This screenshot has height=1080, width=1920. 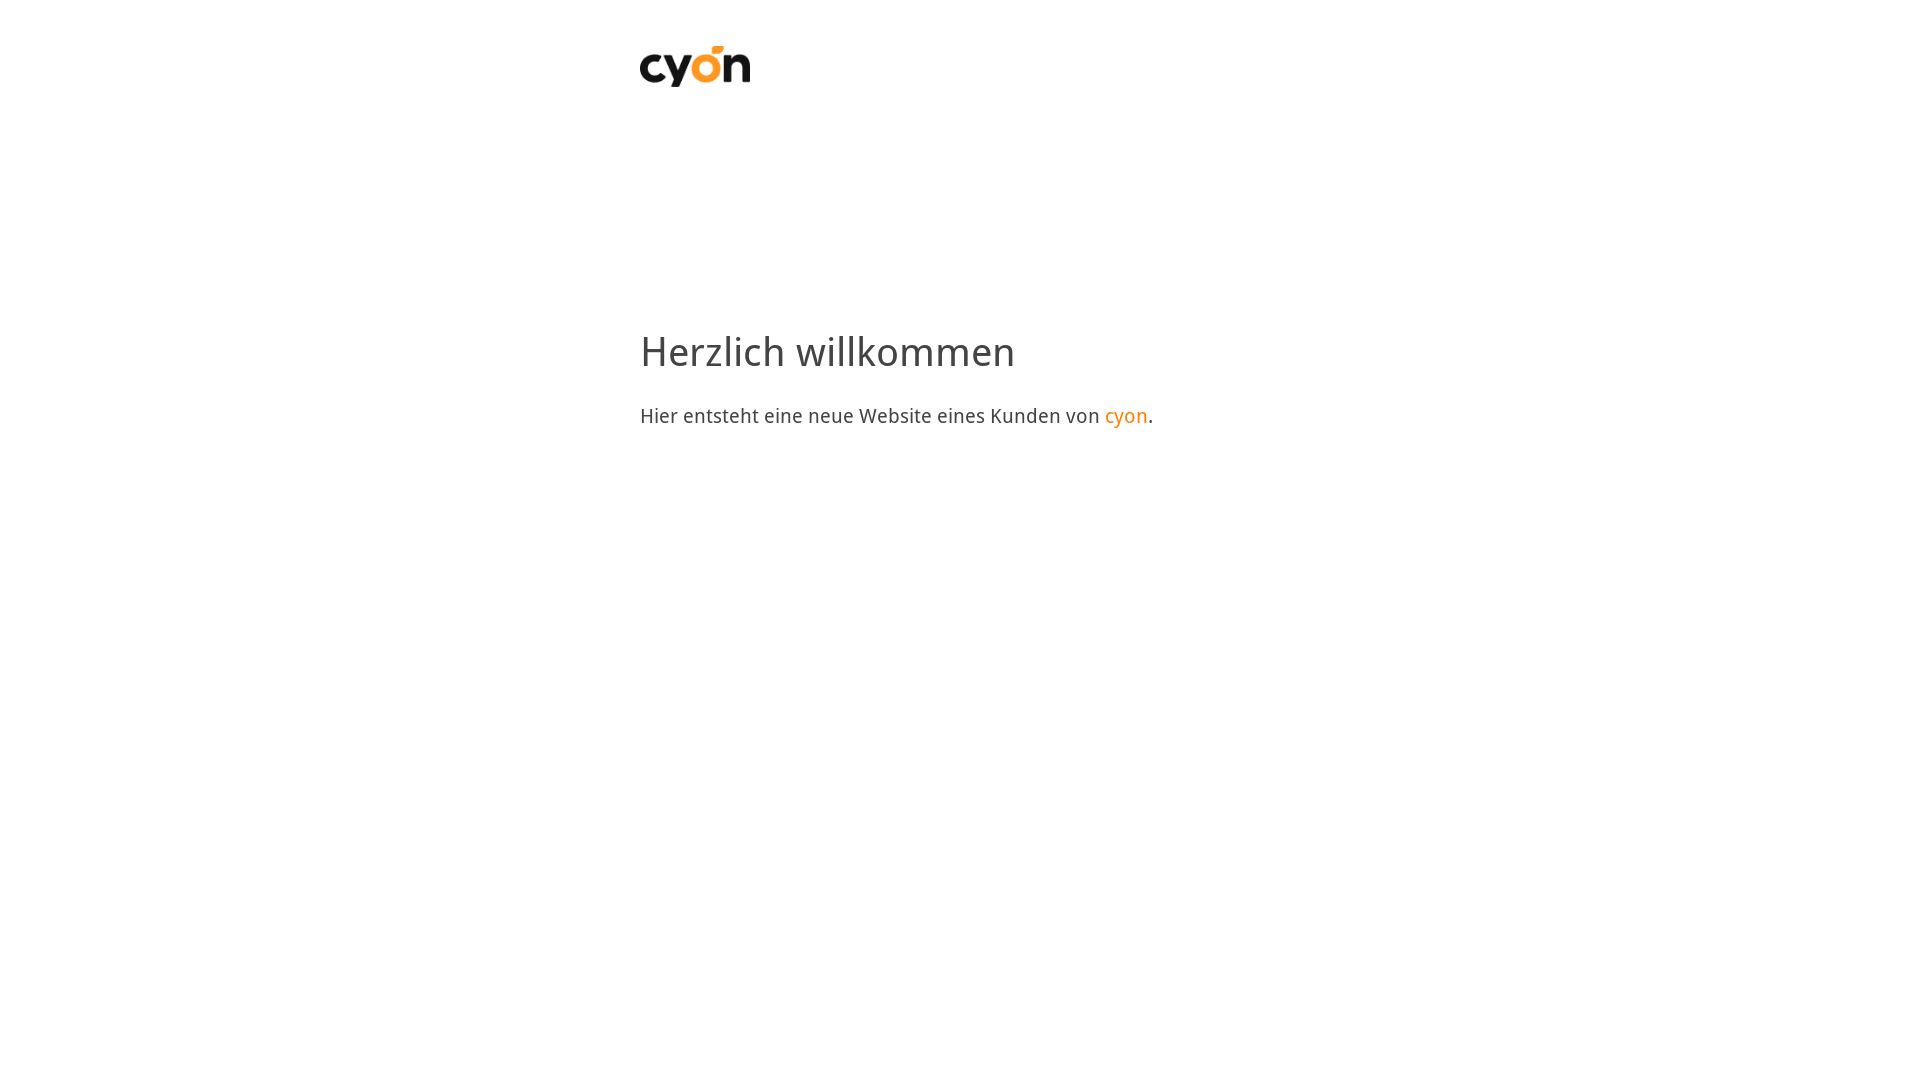 What do you see at coordinates (1126, 415) in the screenshot?
I see `'cyon'` at bounding box center [1126, 415].